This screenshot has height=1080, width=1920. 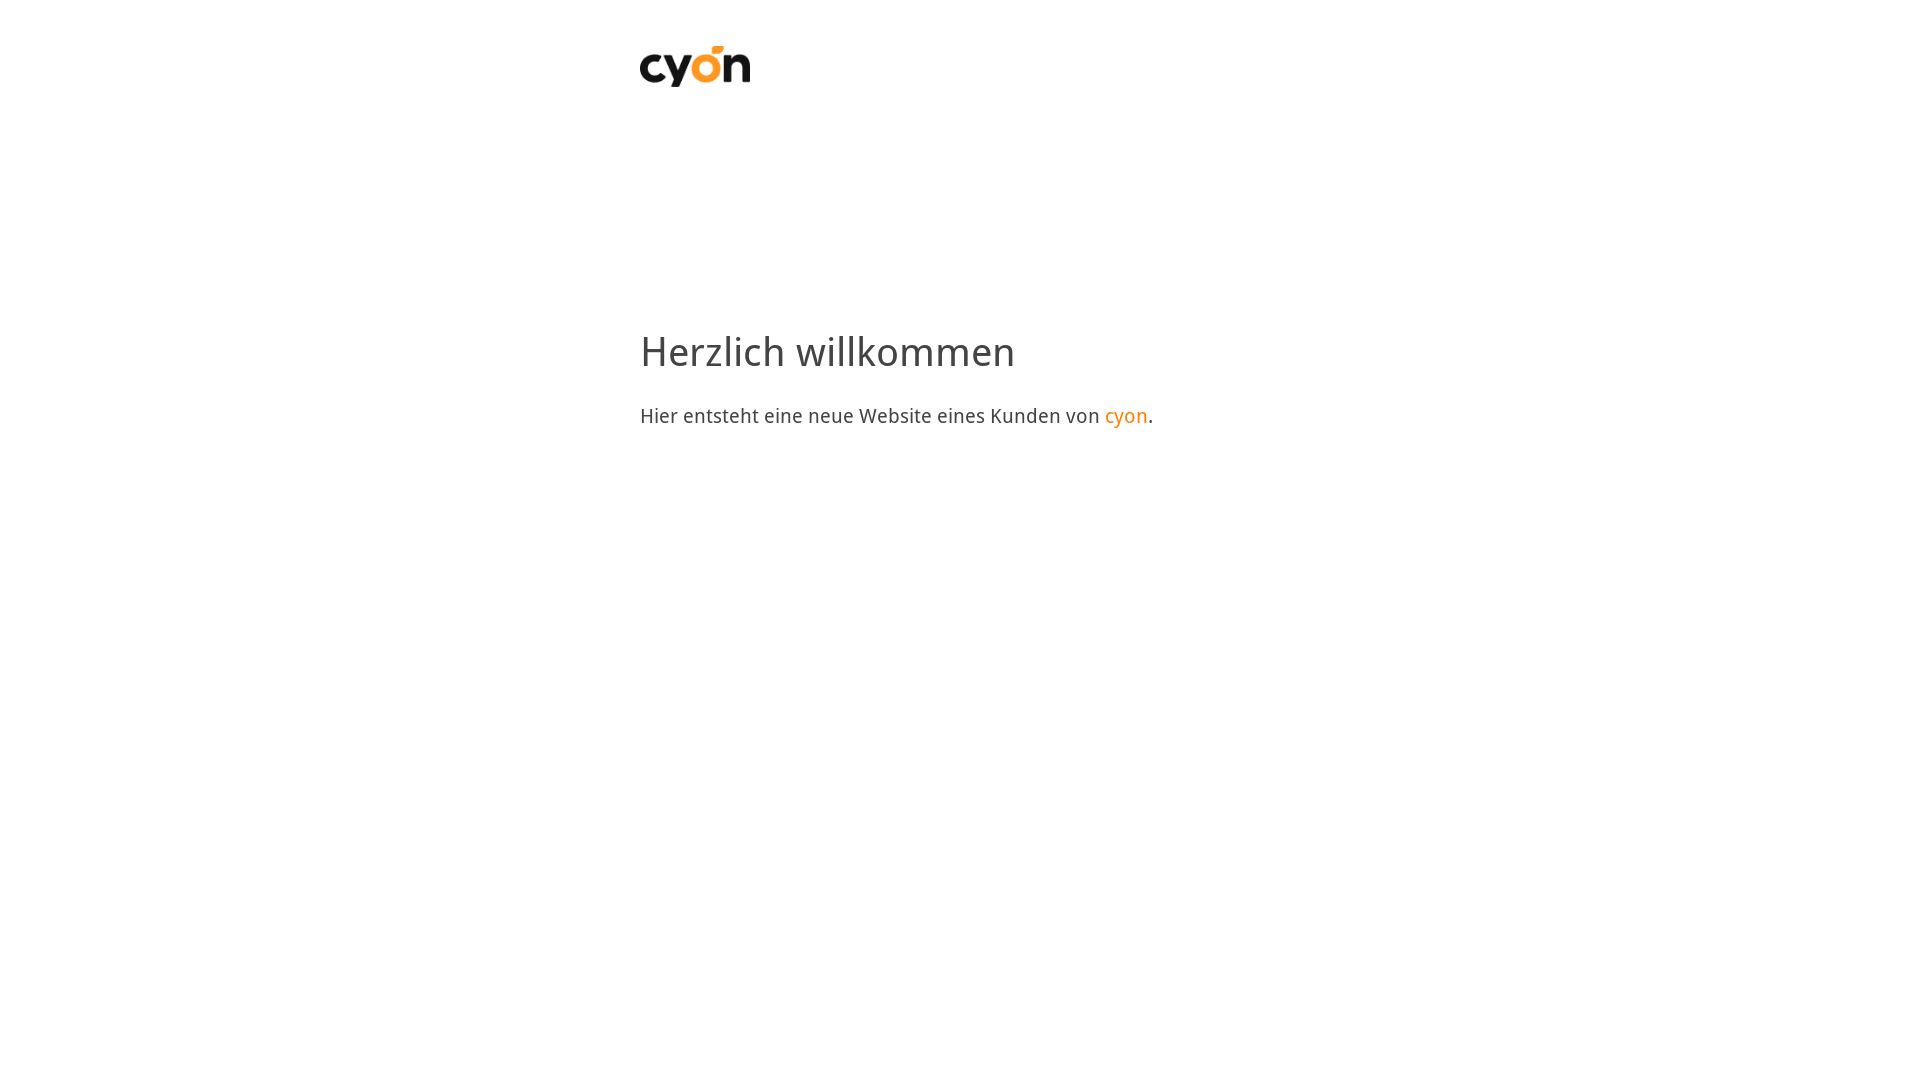 What do you see at coordinates (1126, 415) in the screenshot?
I see `'cyon'` at bounding box center [1126, 415].